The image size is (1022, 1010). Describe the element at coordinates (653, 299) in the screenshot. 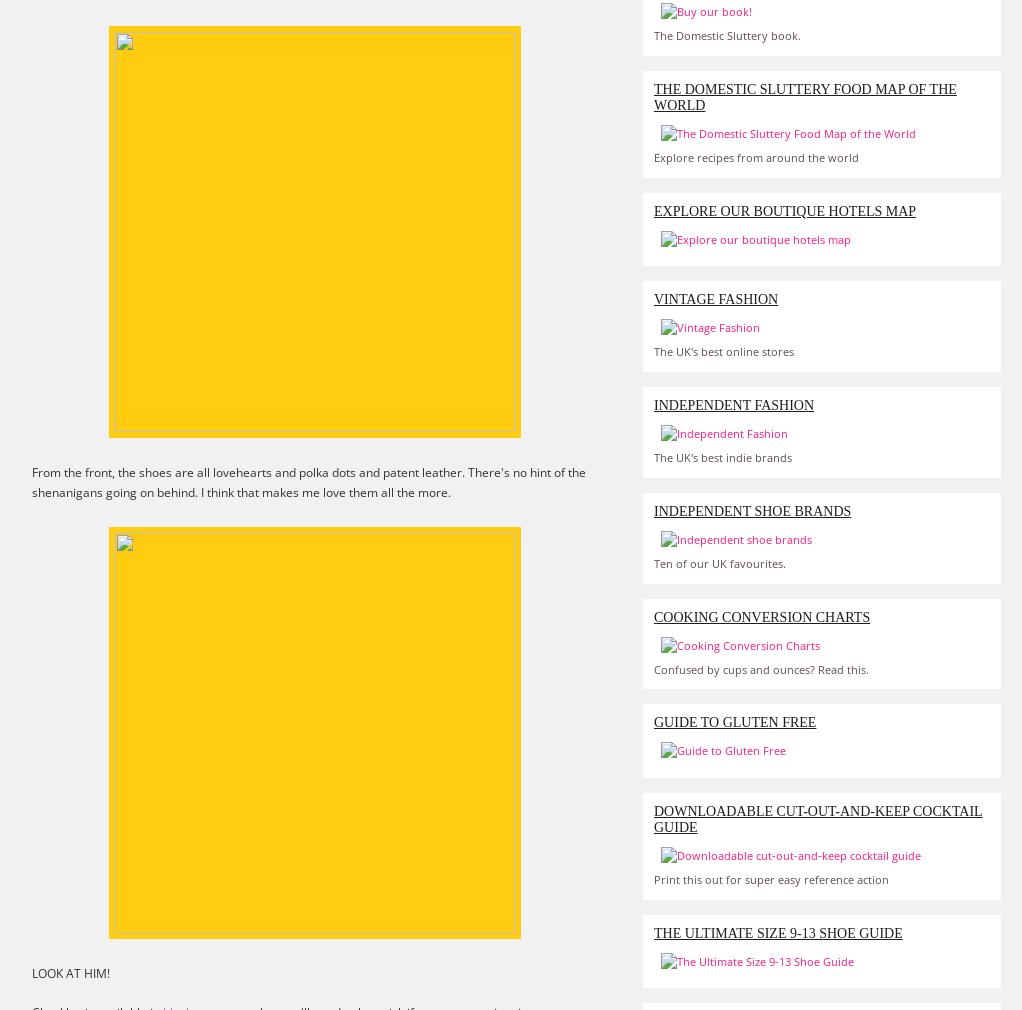

I see `'Vintage Fashion'` at that location.